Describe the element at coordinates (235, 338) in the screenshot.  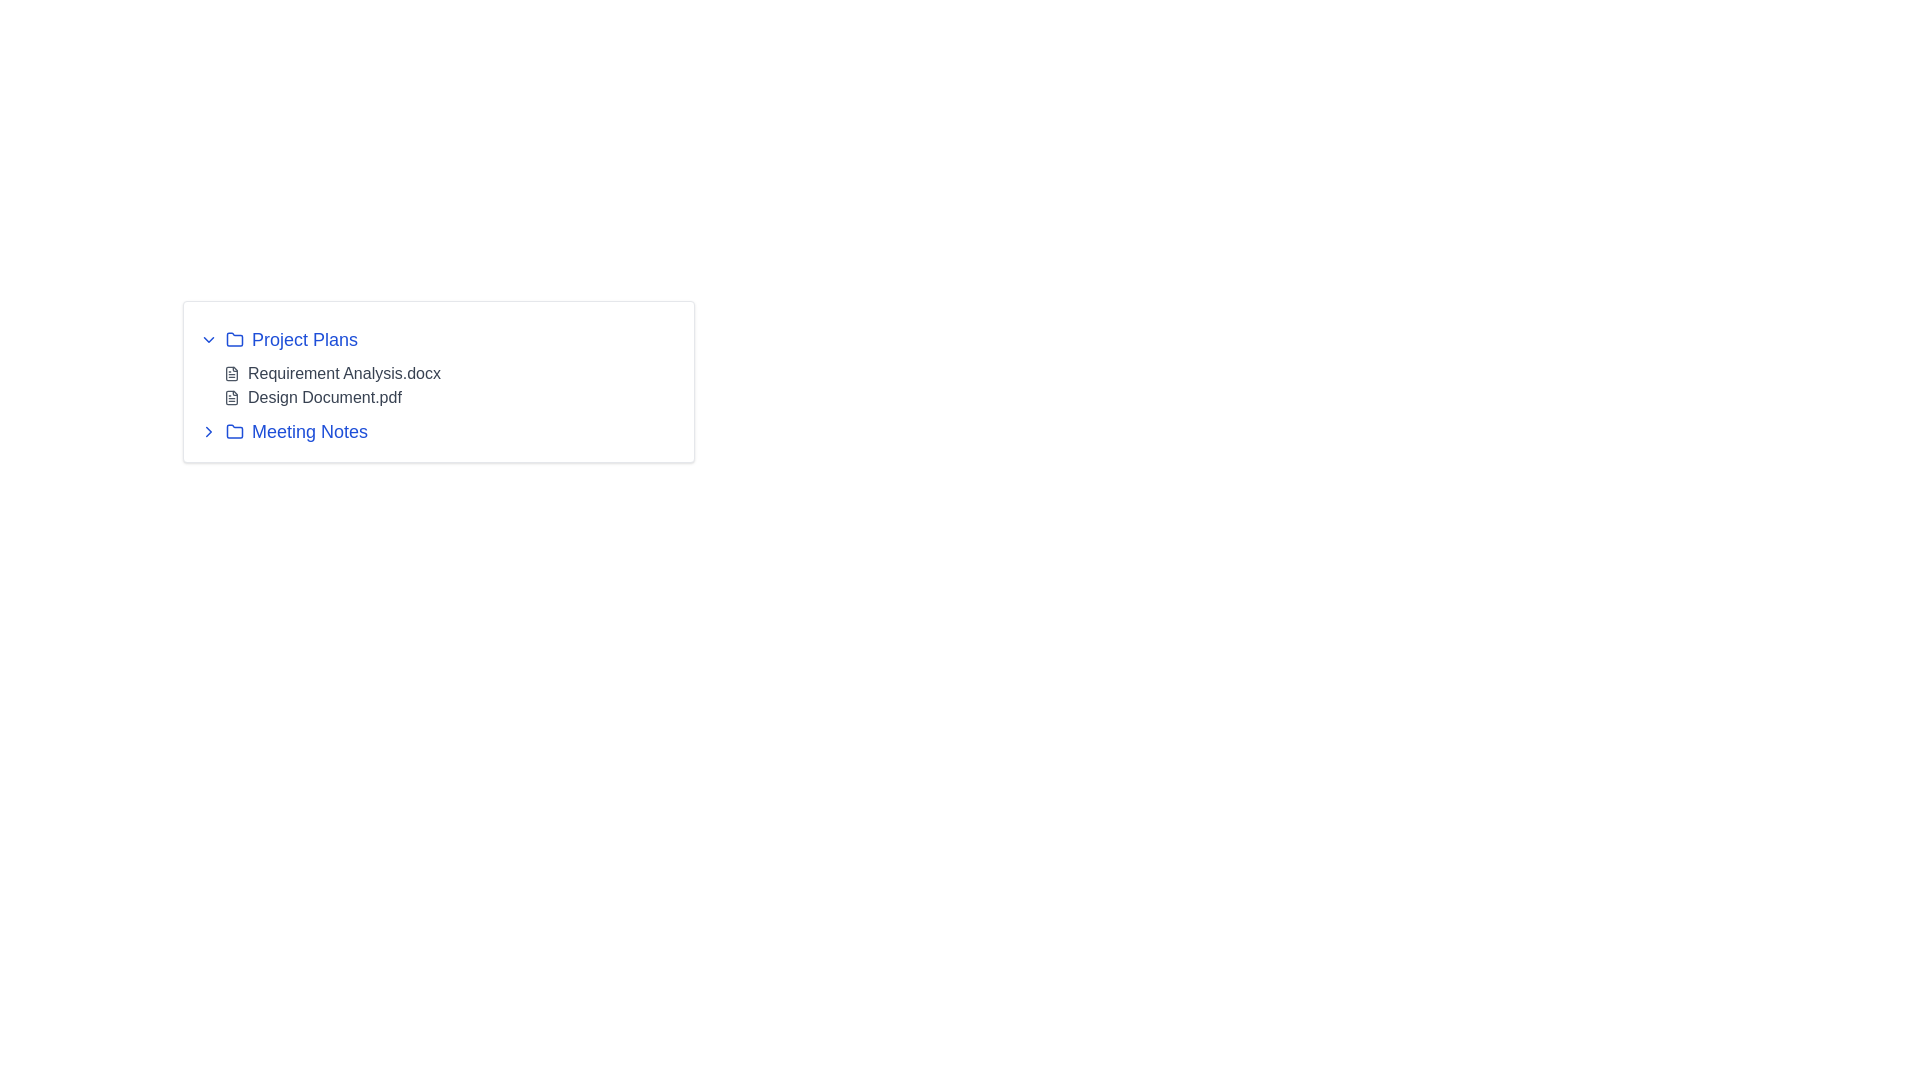
I see `the folder icon located to the left of the text 'Project Plans' and to the right of the small downward arrow icon` at that location.